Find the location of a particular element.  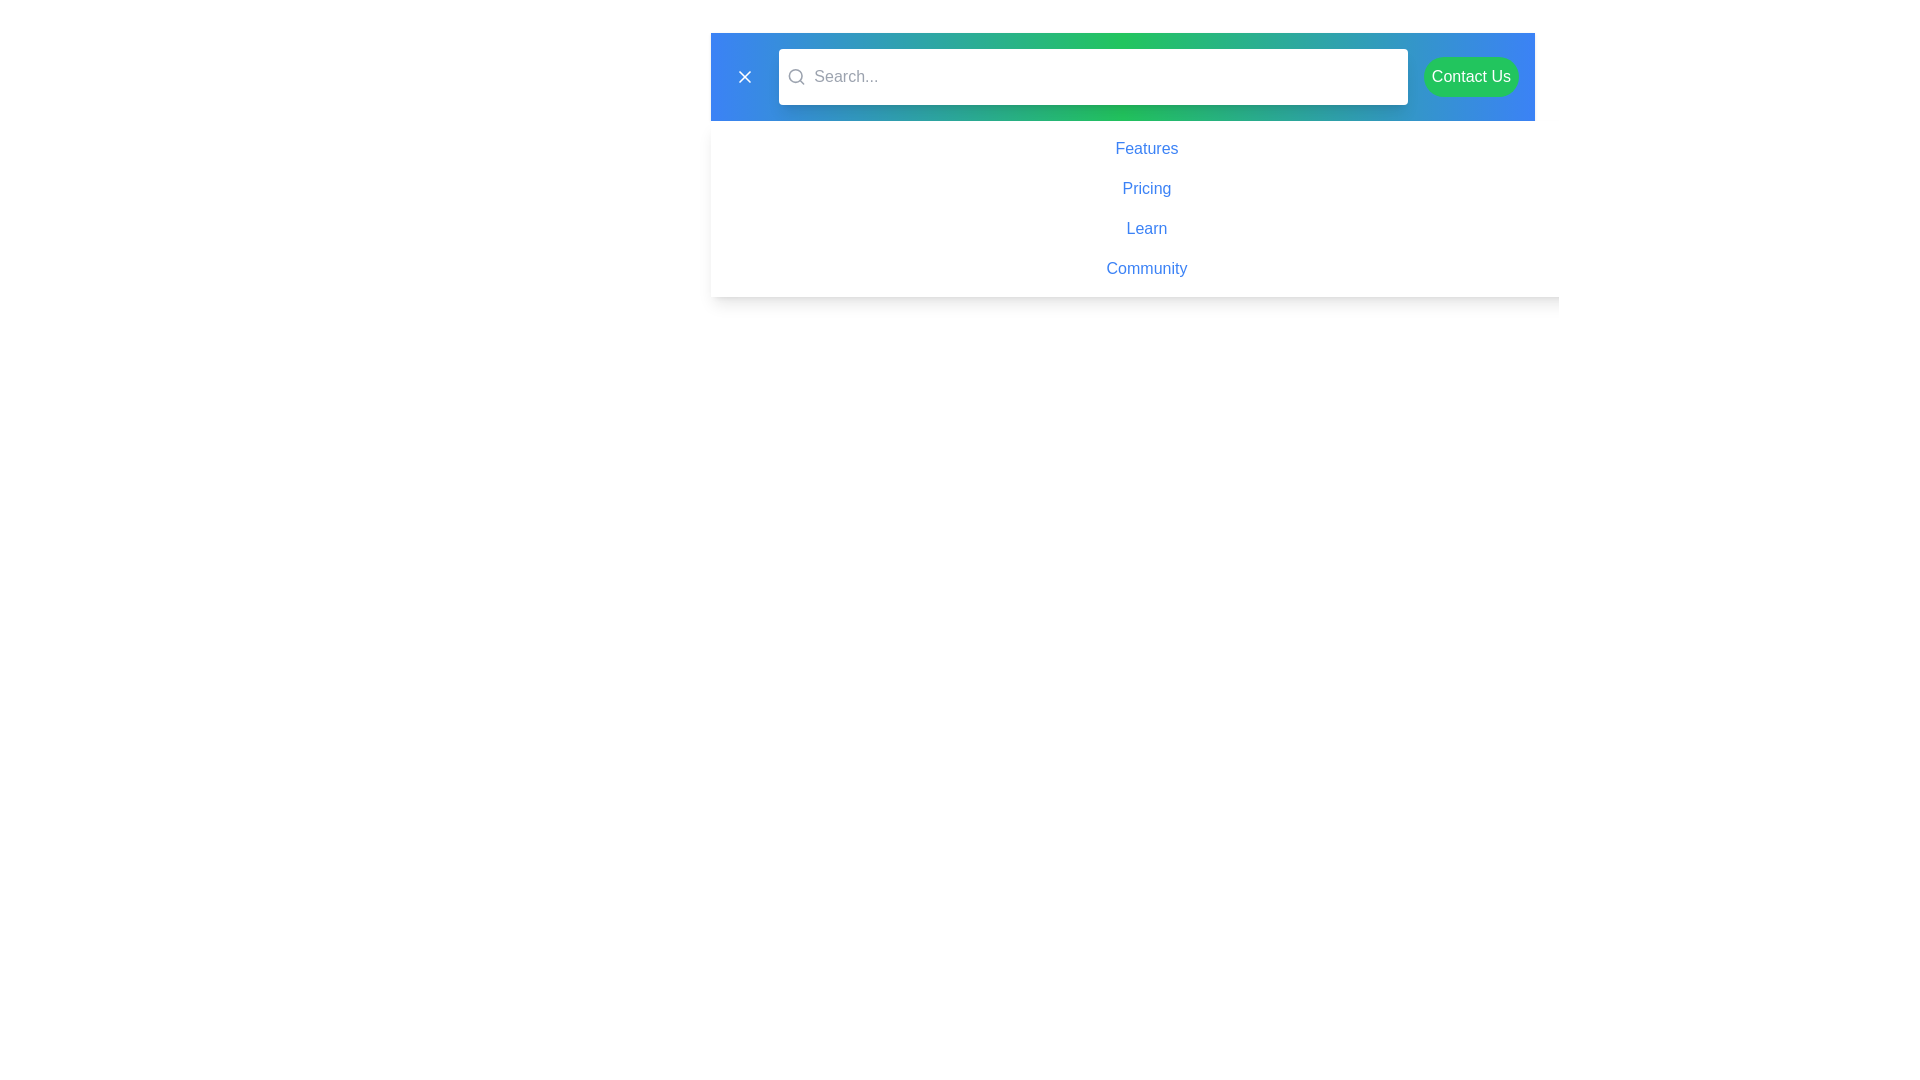

the 'Learn' hyperlink, which is the third item in the vertical list of navigational links, positioned between 'Pricing' and 'Community' is located at coordinates (1147, 227).